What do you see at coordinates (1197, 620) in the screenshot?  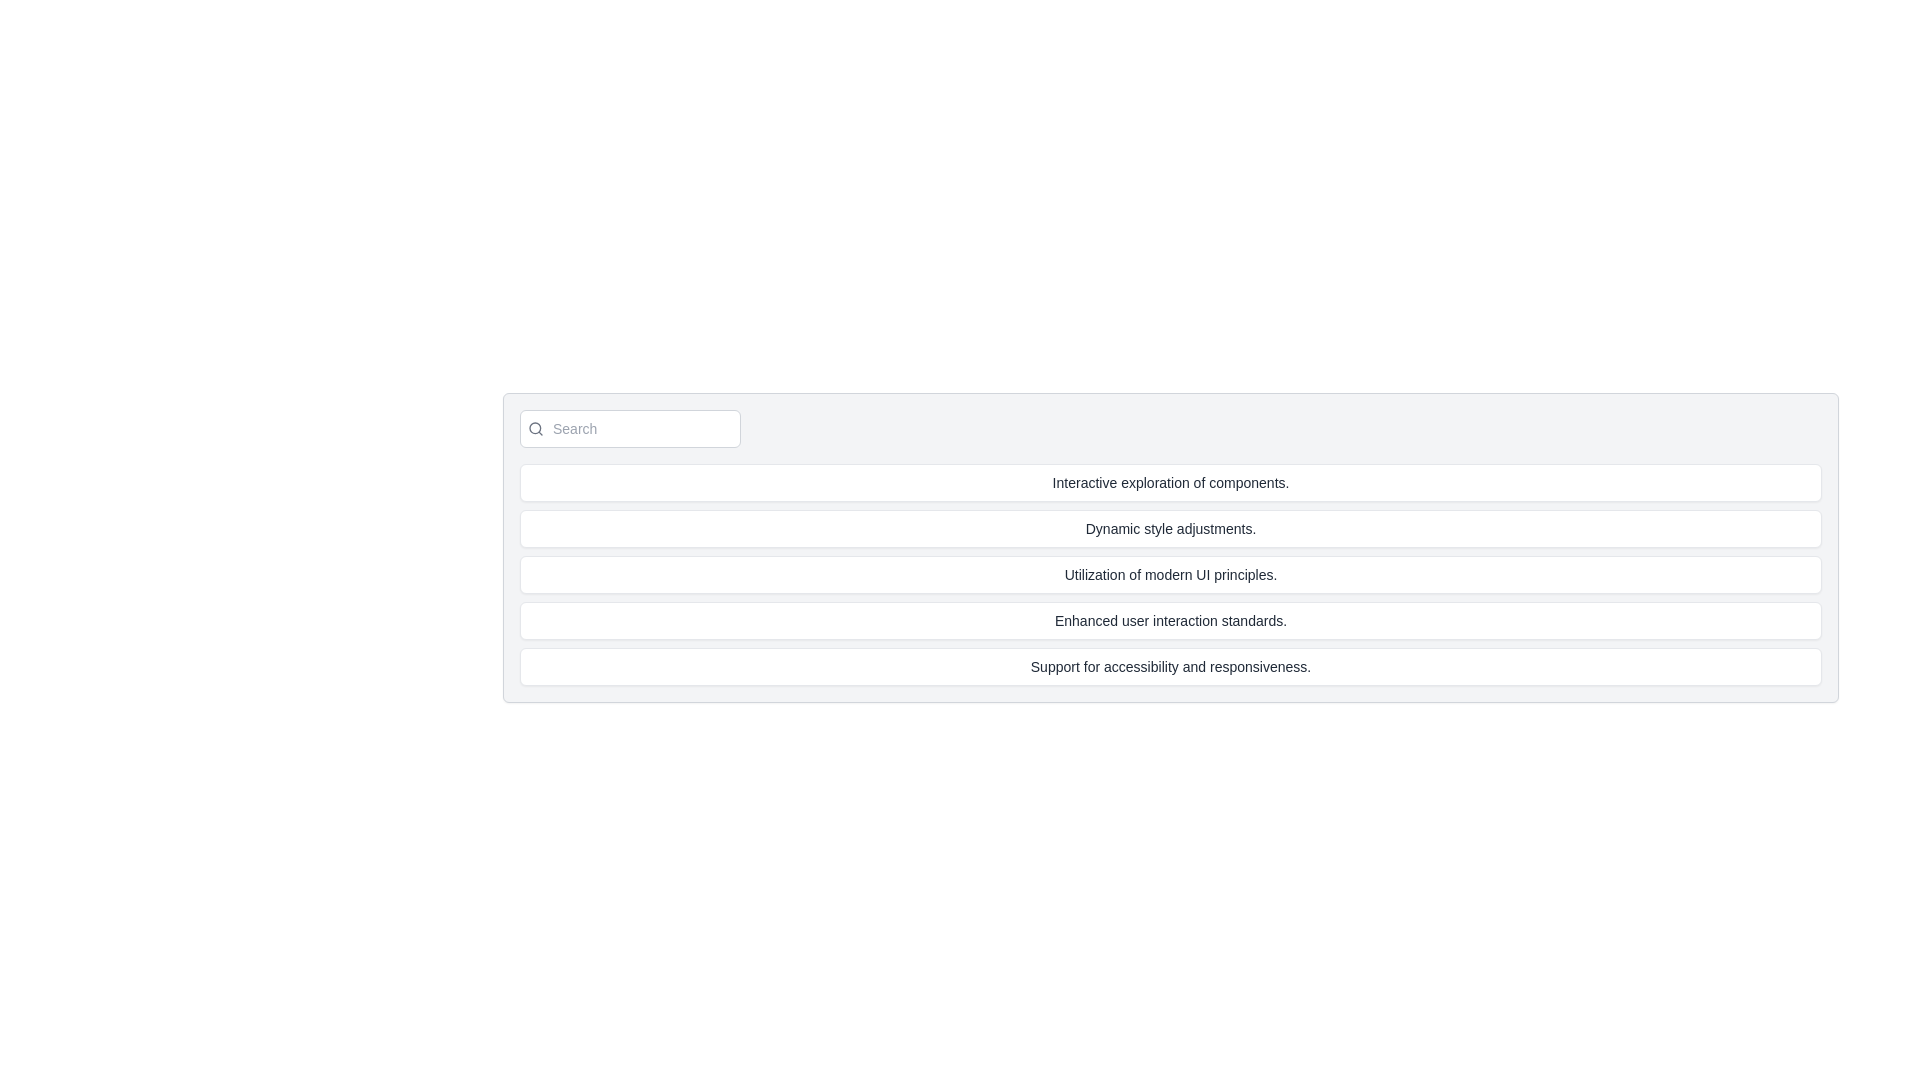 I see `the letter 't' in the phrase 'Enhanced user interaction standards' located in the fourth row of the text list` at bounding box center [1197, 620].